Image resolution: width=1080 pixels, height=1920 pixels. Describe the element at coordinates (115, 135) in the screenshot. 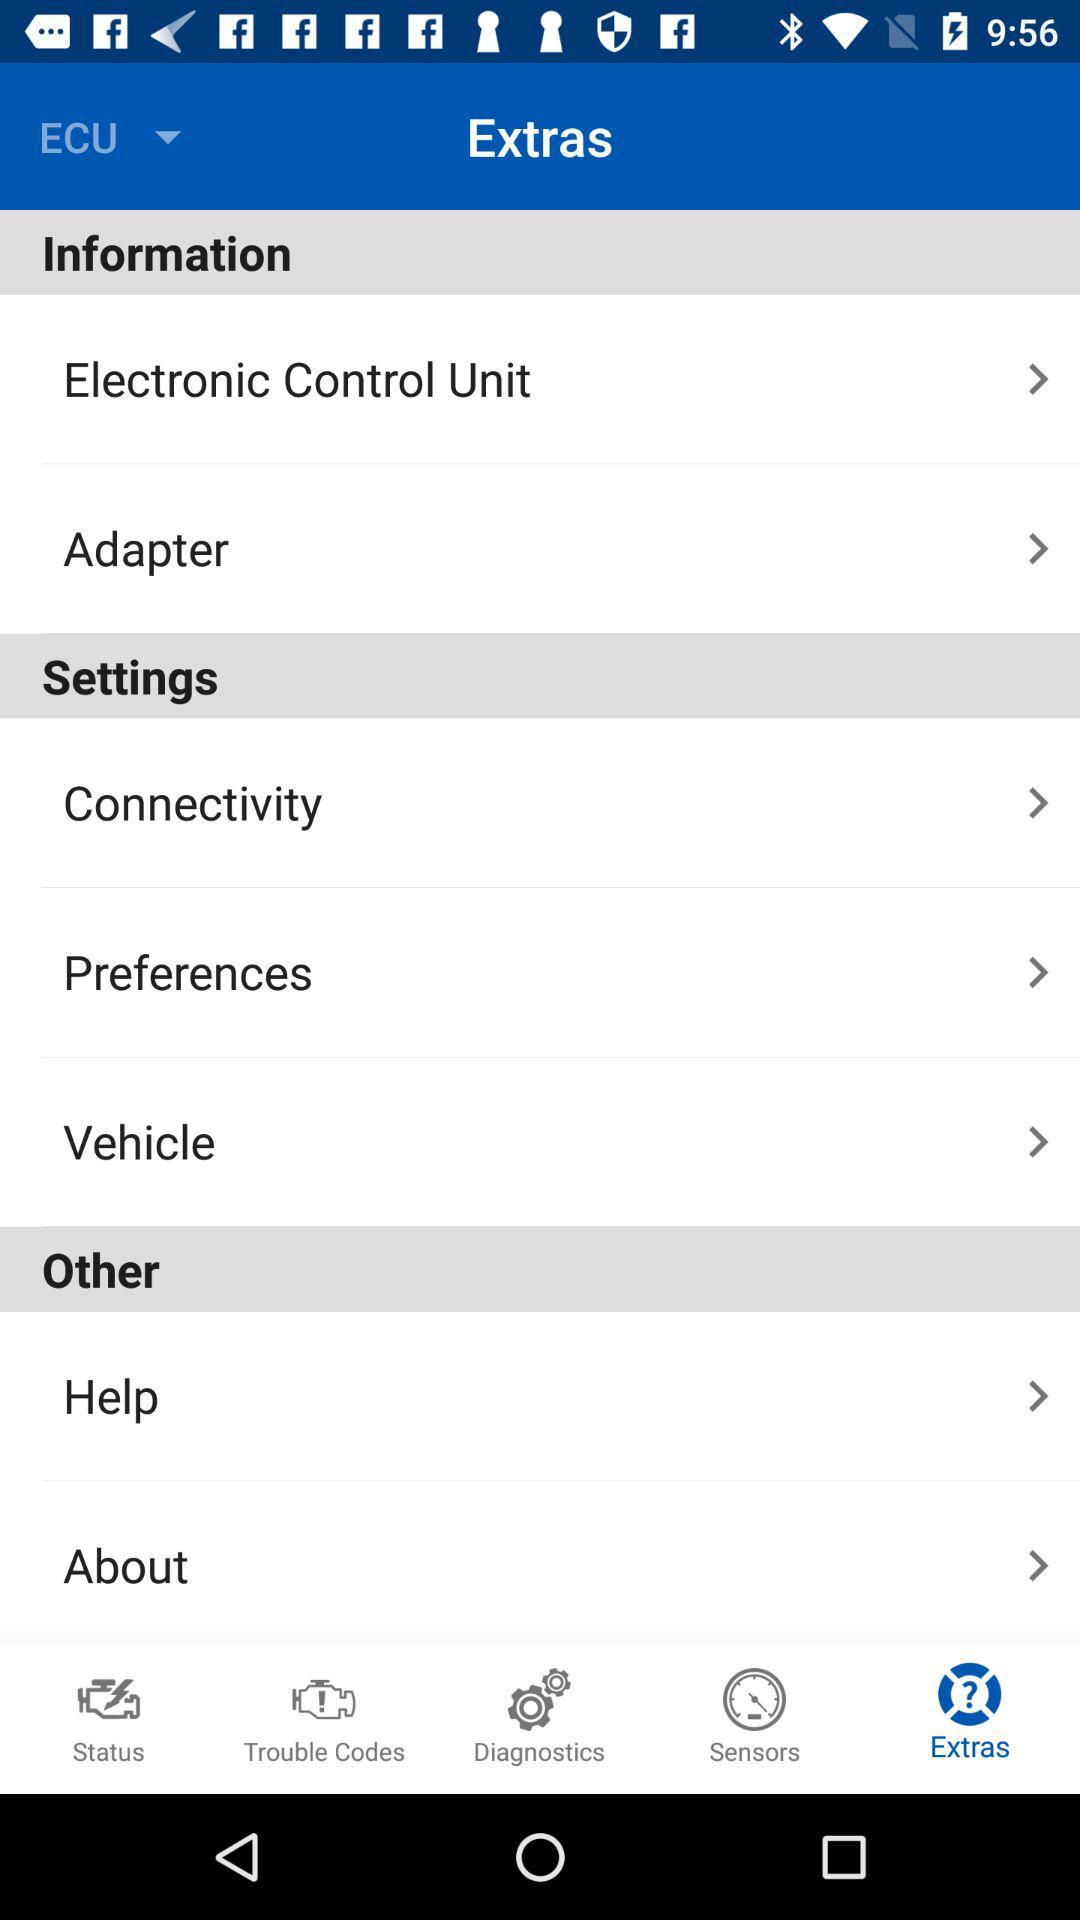

I see `the icon above information` at that location.